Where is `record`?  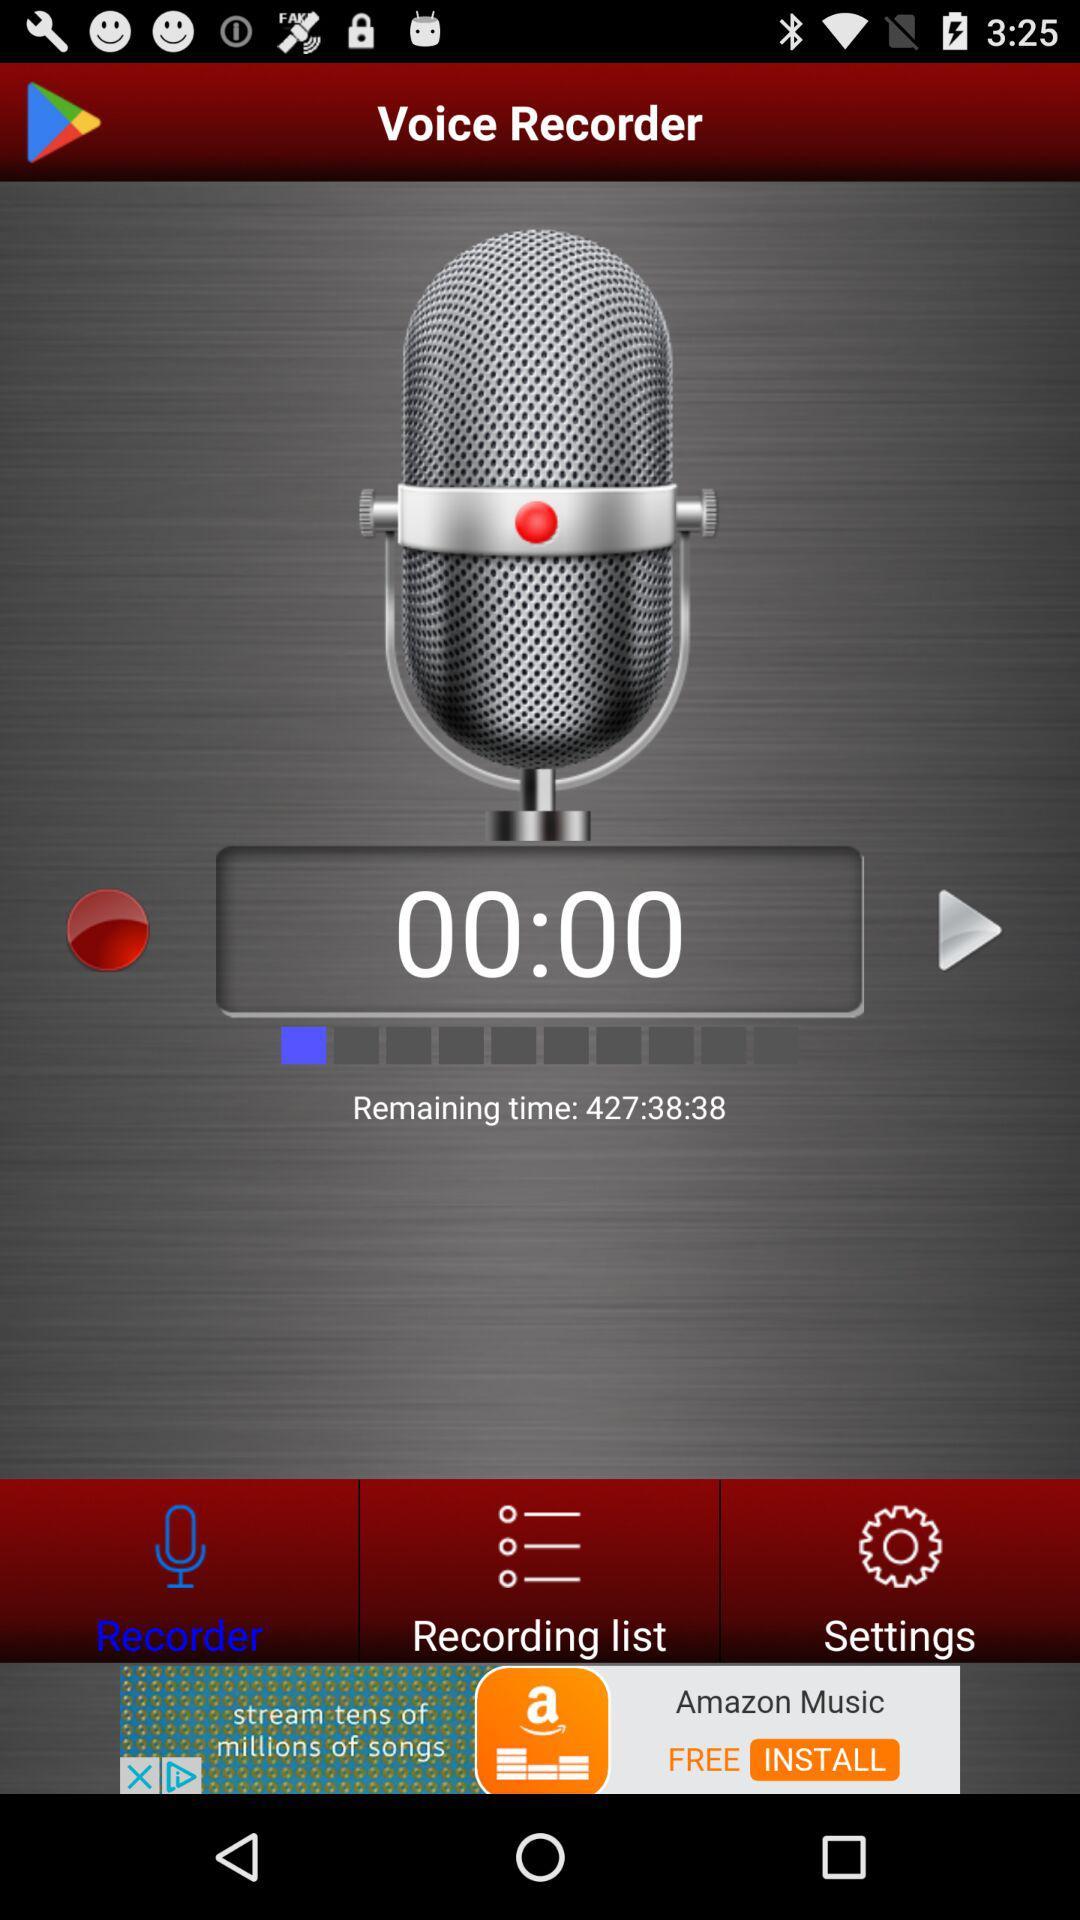
record is located at coordinates (538, 1569).